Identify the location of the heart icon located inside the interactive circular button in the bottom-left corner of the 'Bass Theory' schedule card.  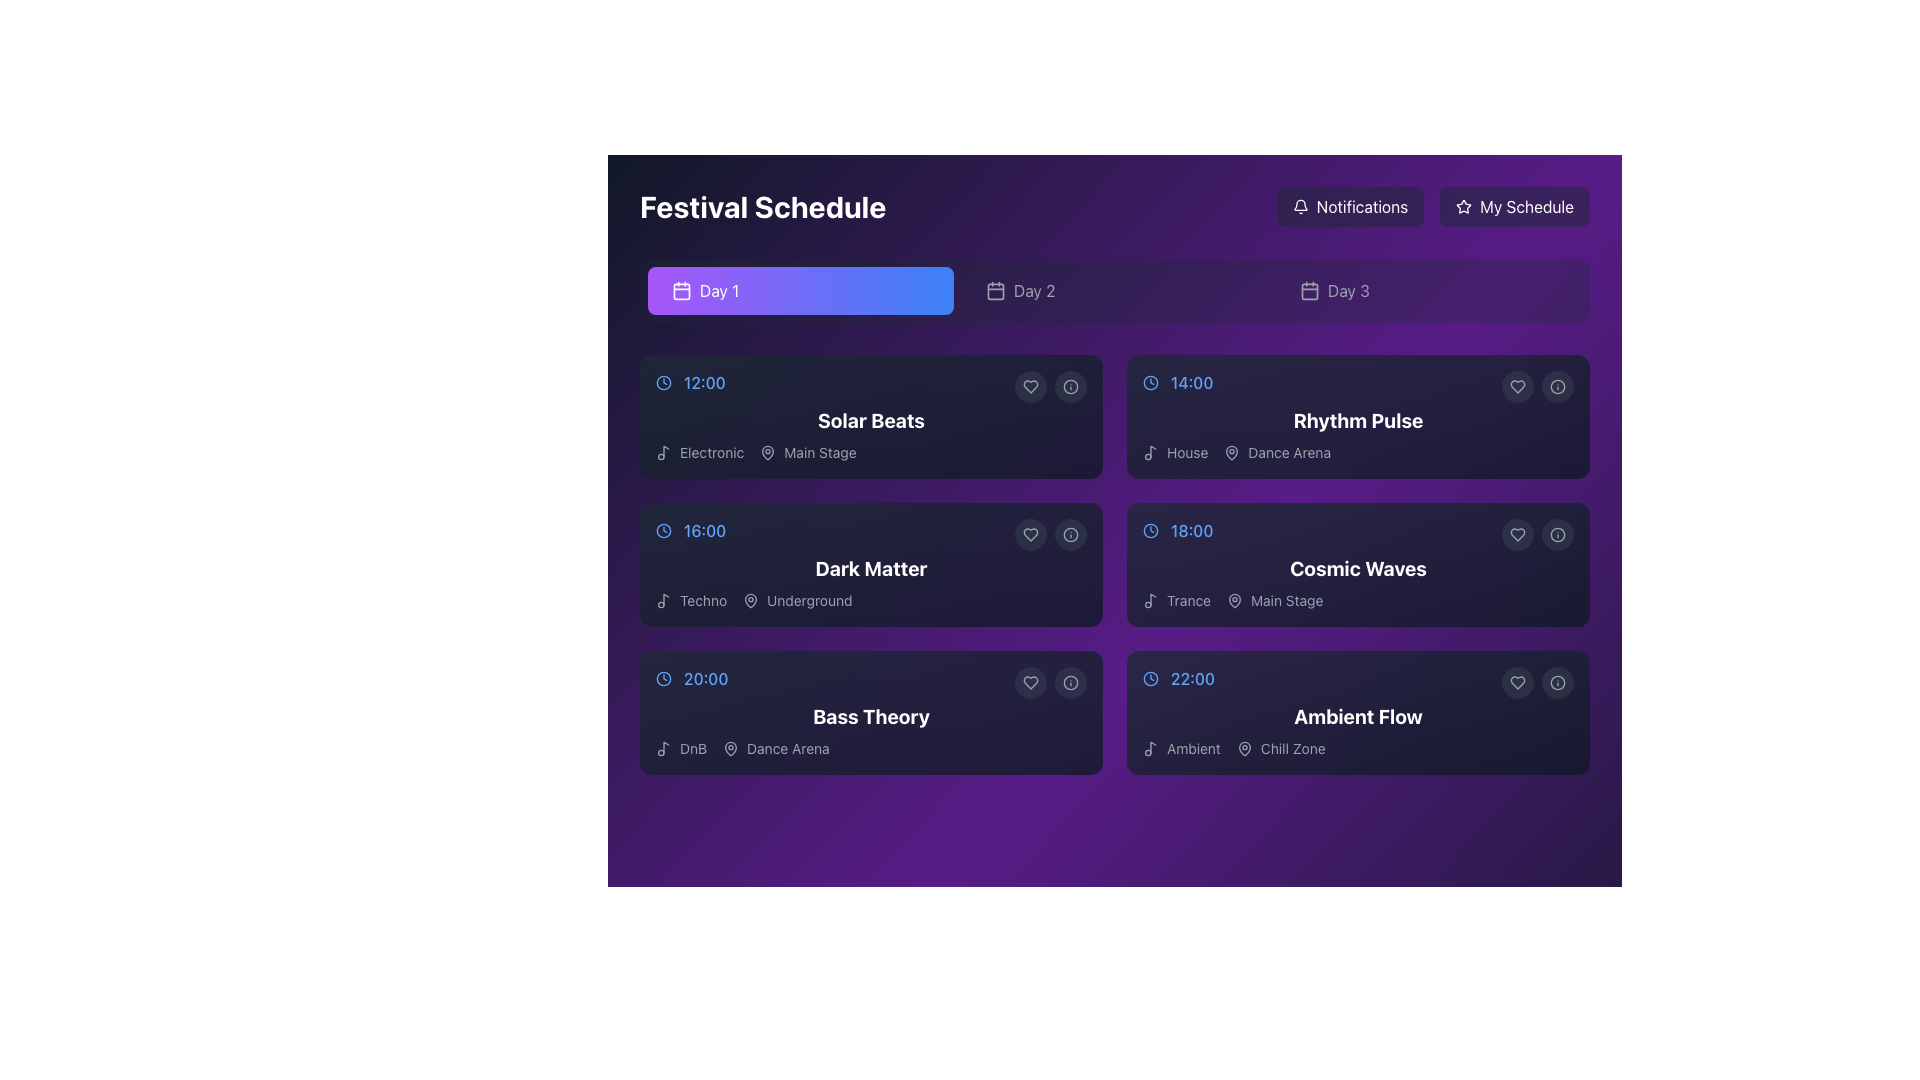
(1031, 681).